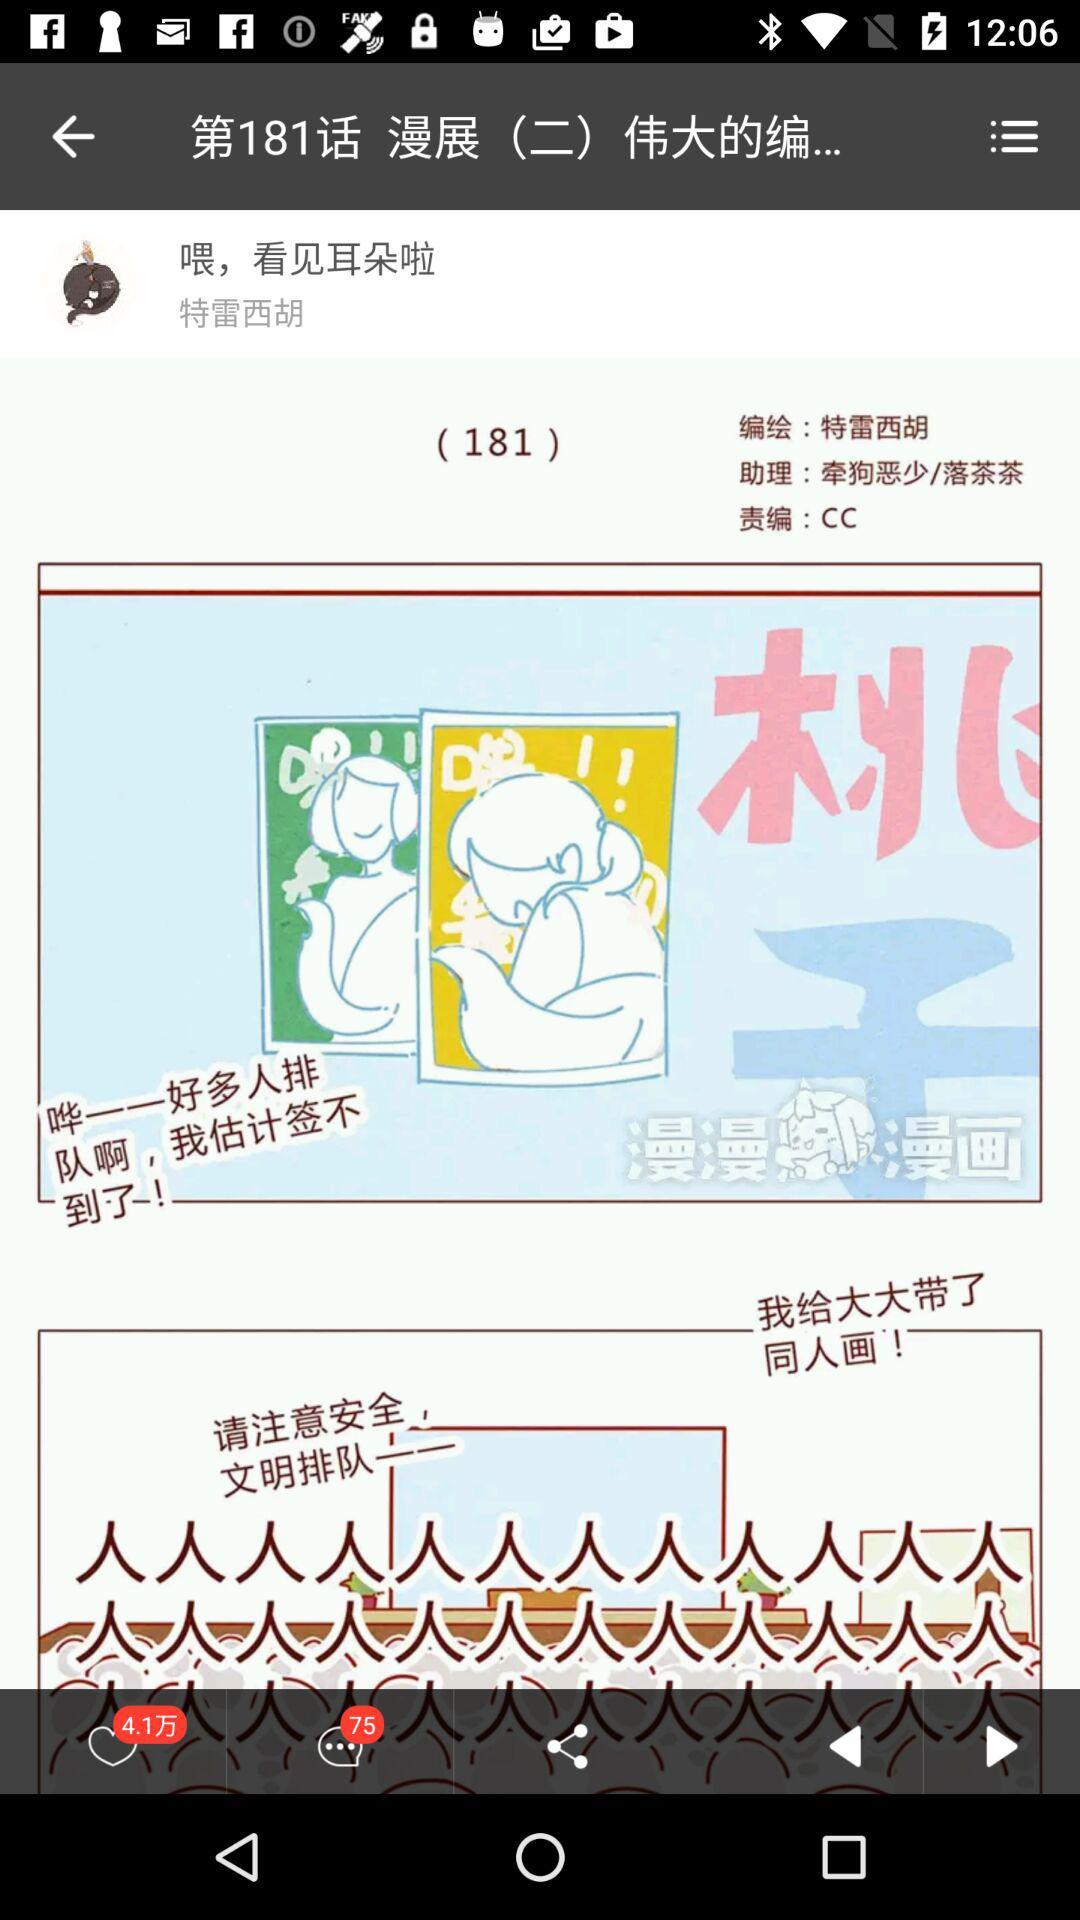 The image size is (1080, 1920). I want to click on the menu bar which is in top right corner, so click(1014, 135).